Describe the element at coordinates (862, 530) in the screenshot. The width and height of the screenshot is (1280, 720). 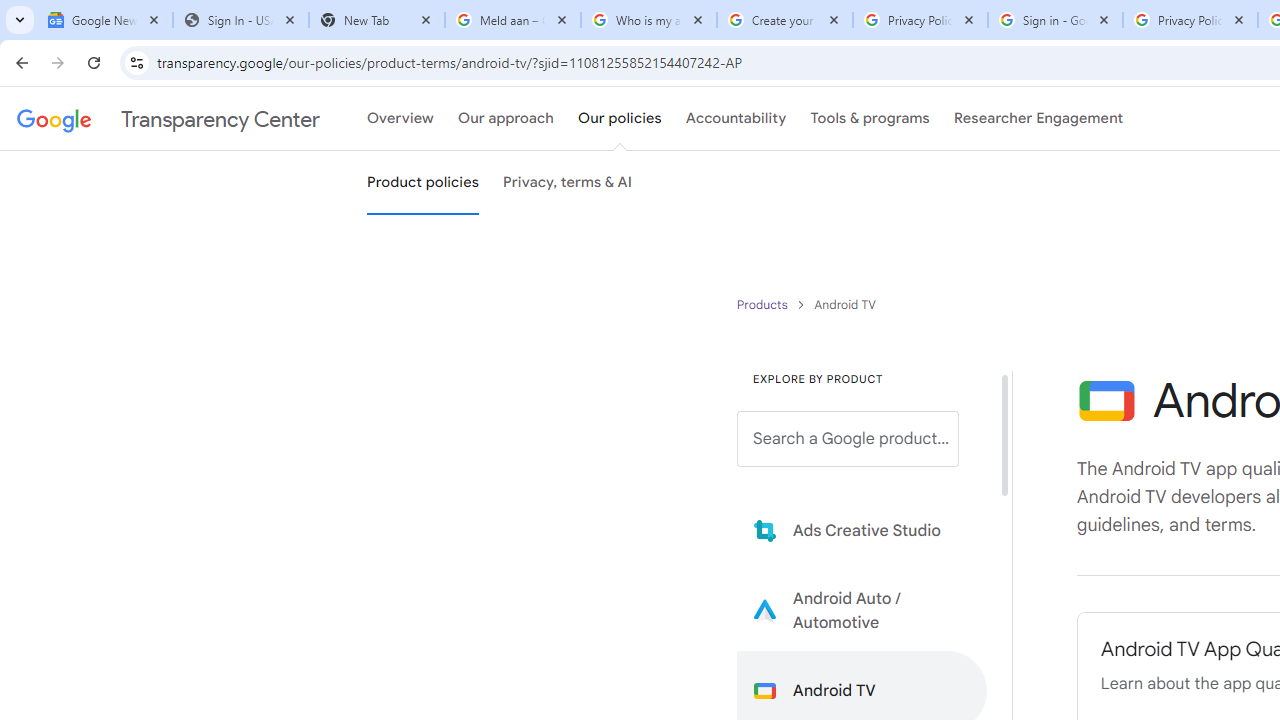
I see `'Learn more about Ads Creative Studio'` at that location.